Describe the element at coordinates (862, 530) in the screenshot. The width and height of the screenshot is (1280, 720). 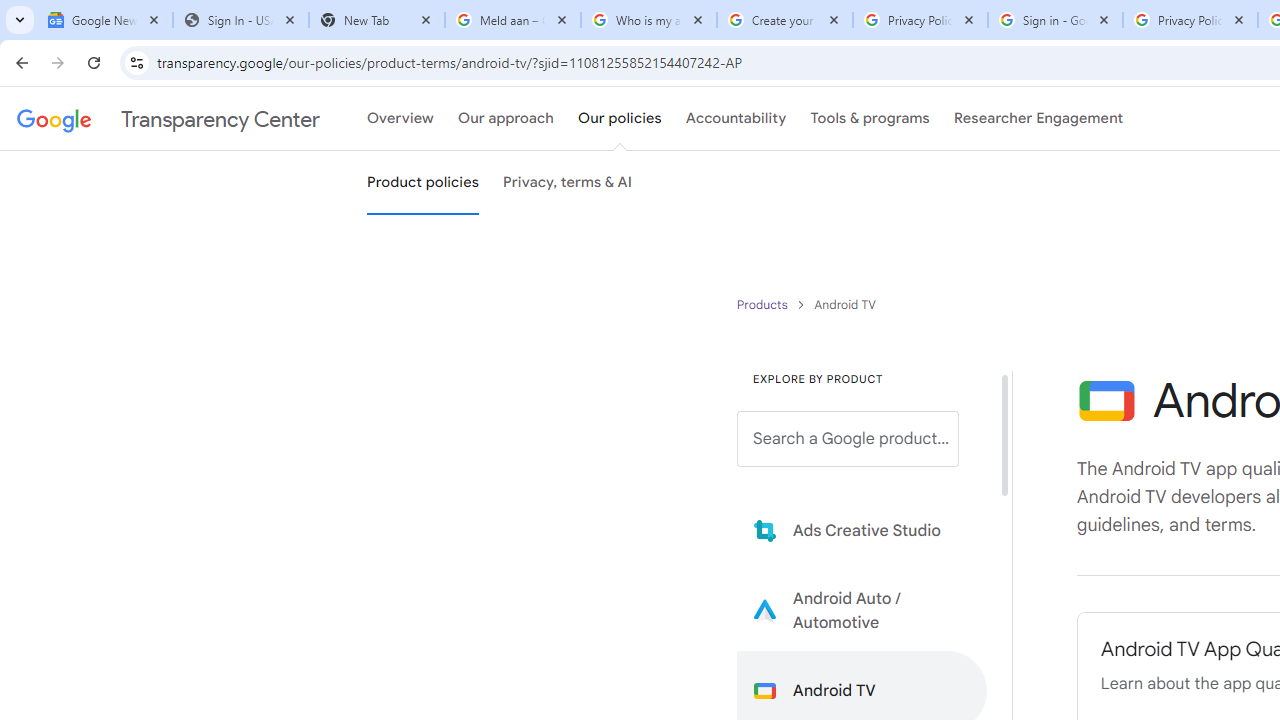
I see `'Learn more about Ads Creative Studio'` at that location.